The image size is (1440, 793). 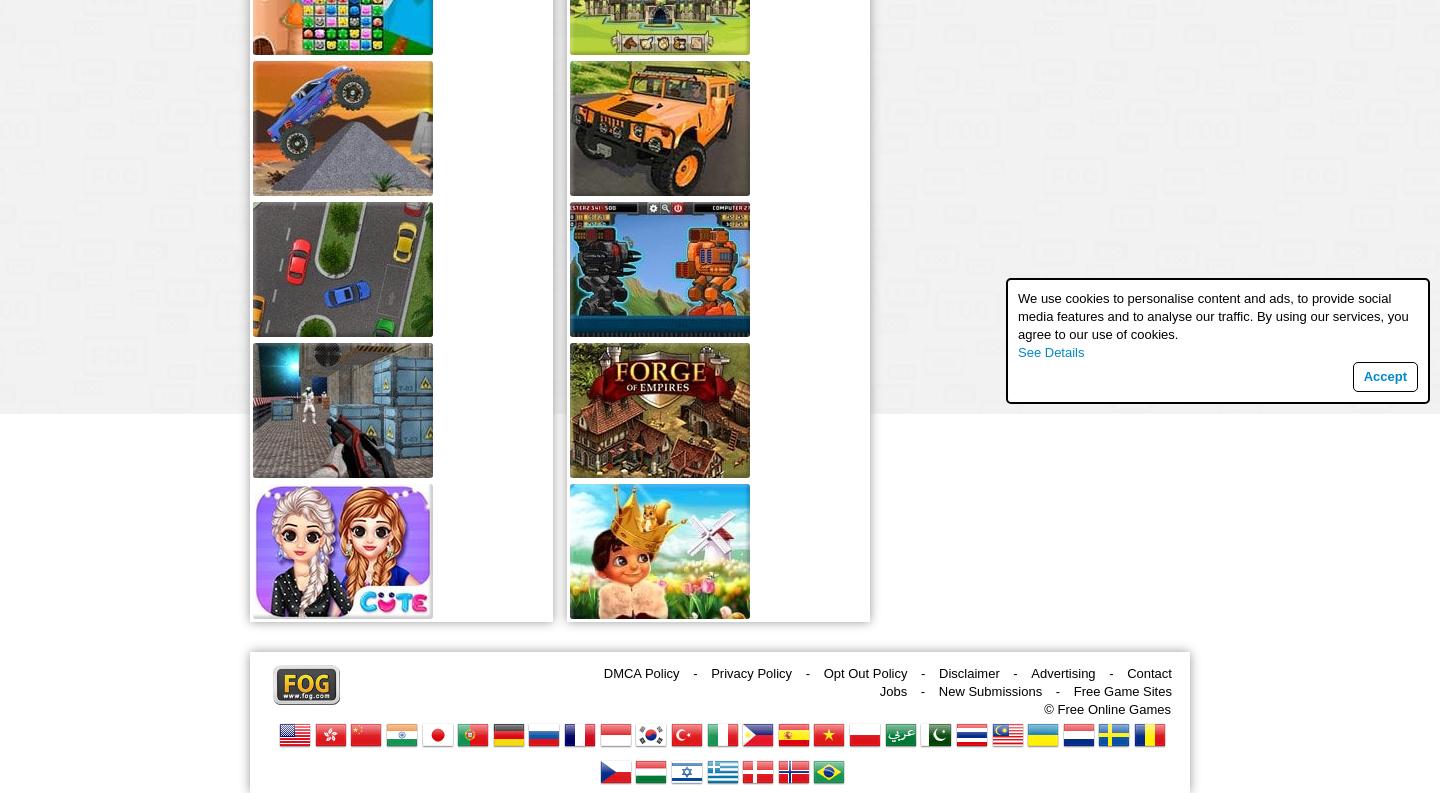 I want to click on 'DMCA Policy', so click(x=639, y=672).